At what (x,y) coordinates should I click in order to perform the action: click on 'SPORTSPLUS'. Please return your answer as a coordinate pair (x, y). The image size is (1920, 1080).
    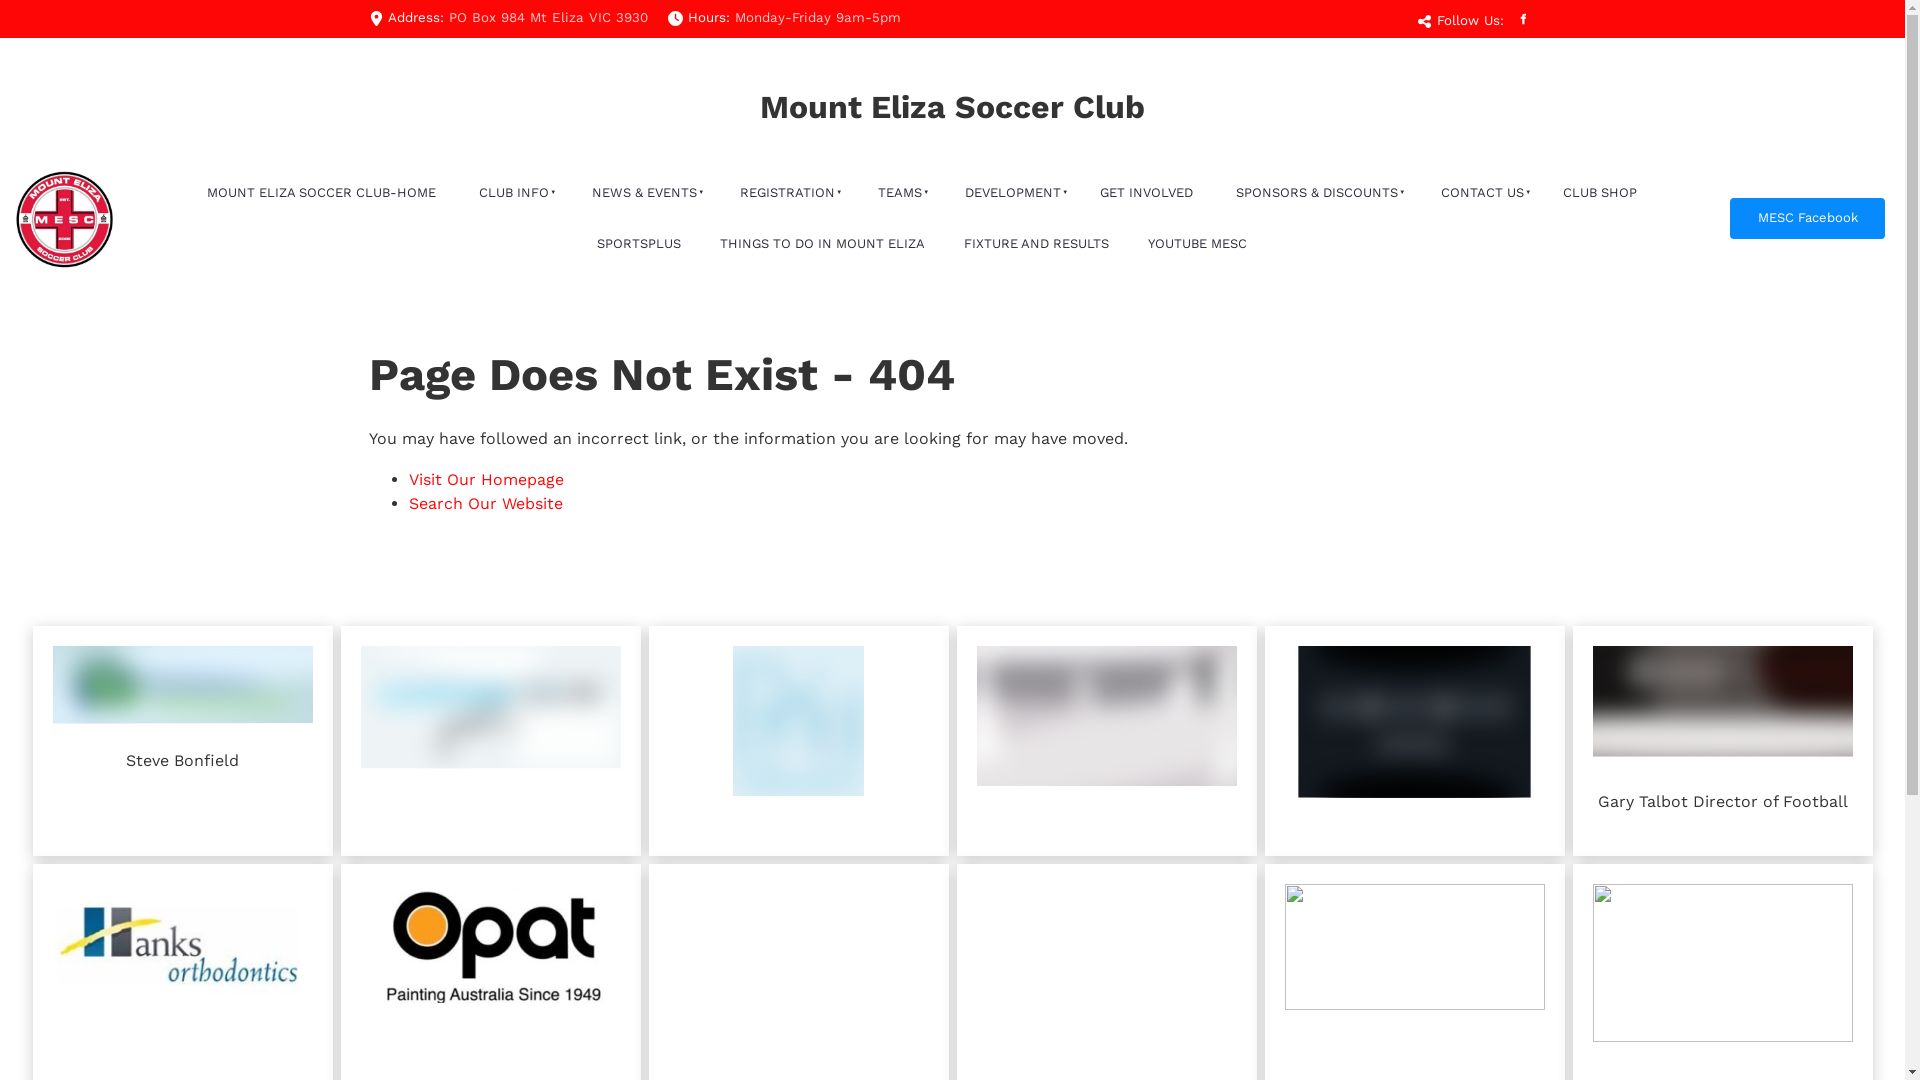
    Looking at the image, I should click on (637, 243).